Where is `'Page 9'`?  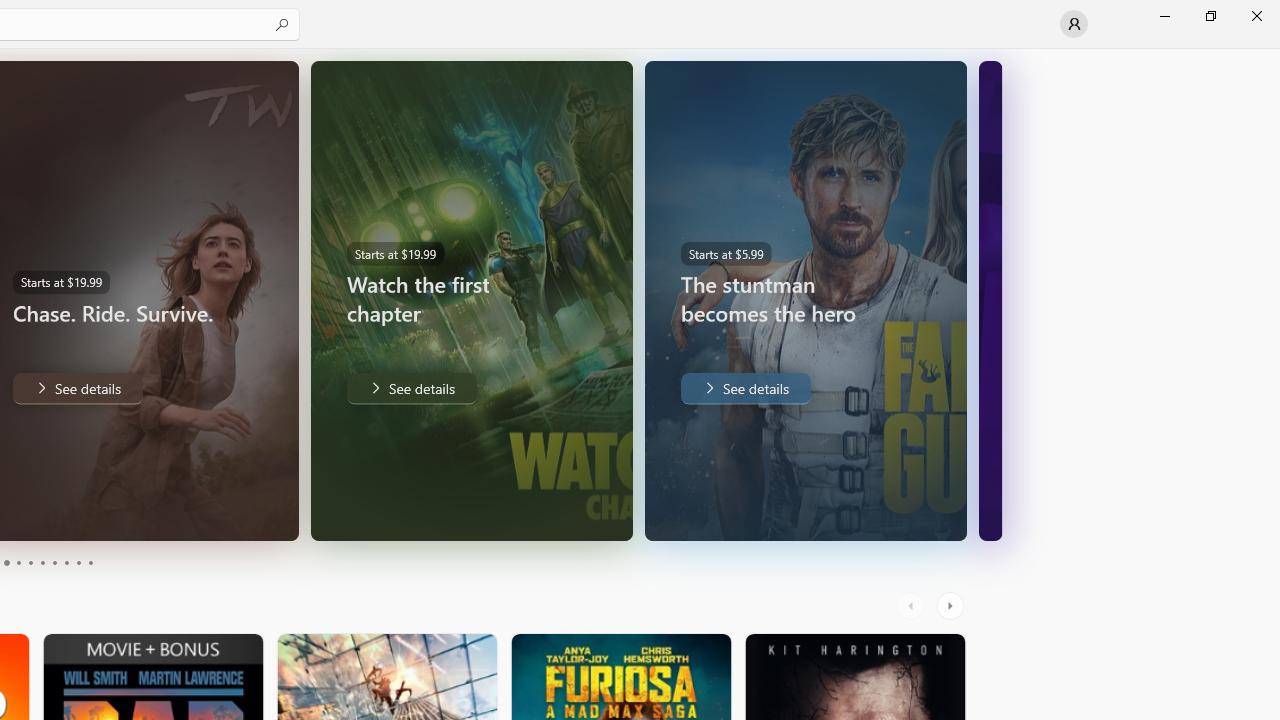 'Page 9' is located at coordinates (78, 563).